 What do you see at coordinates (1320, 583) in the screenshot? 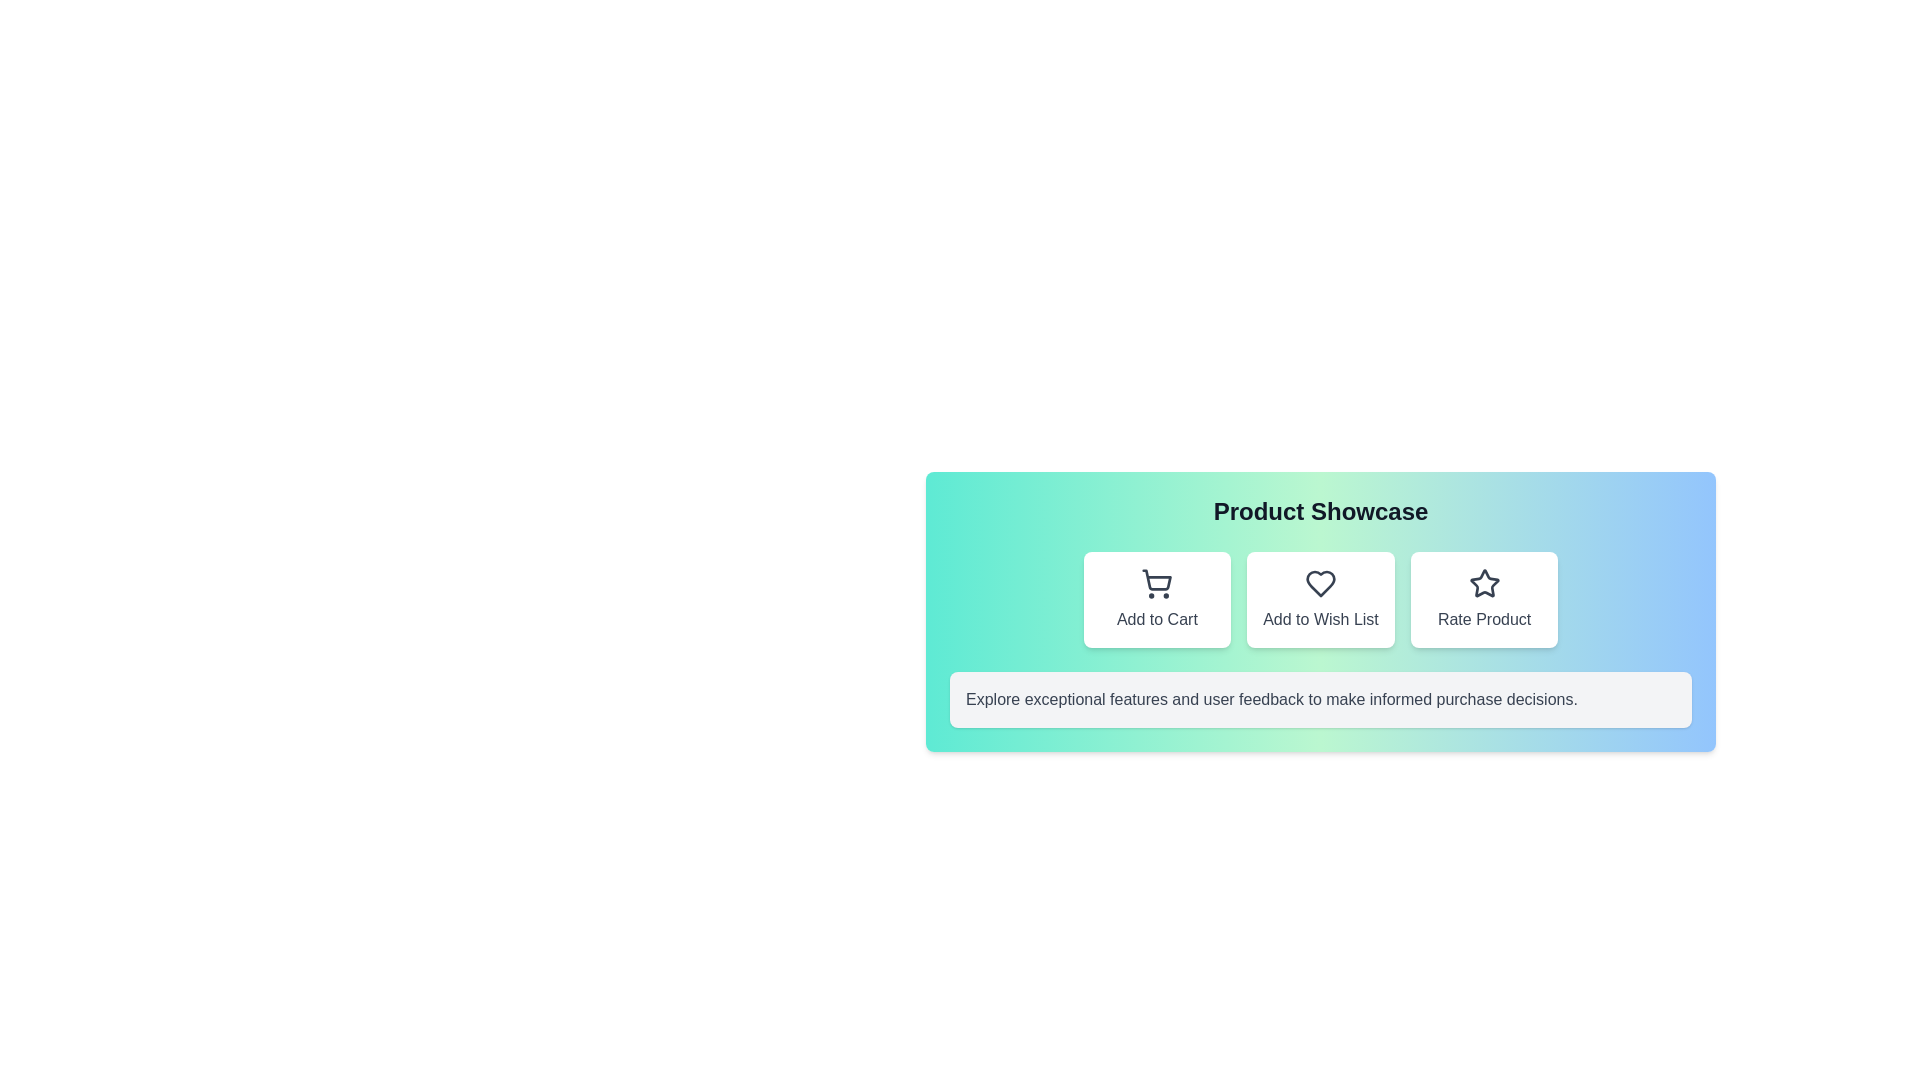
I see `the heart-shaped icon within the 'Add to Wish List' button` at bounding box center [1320, 583].